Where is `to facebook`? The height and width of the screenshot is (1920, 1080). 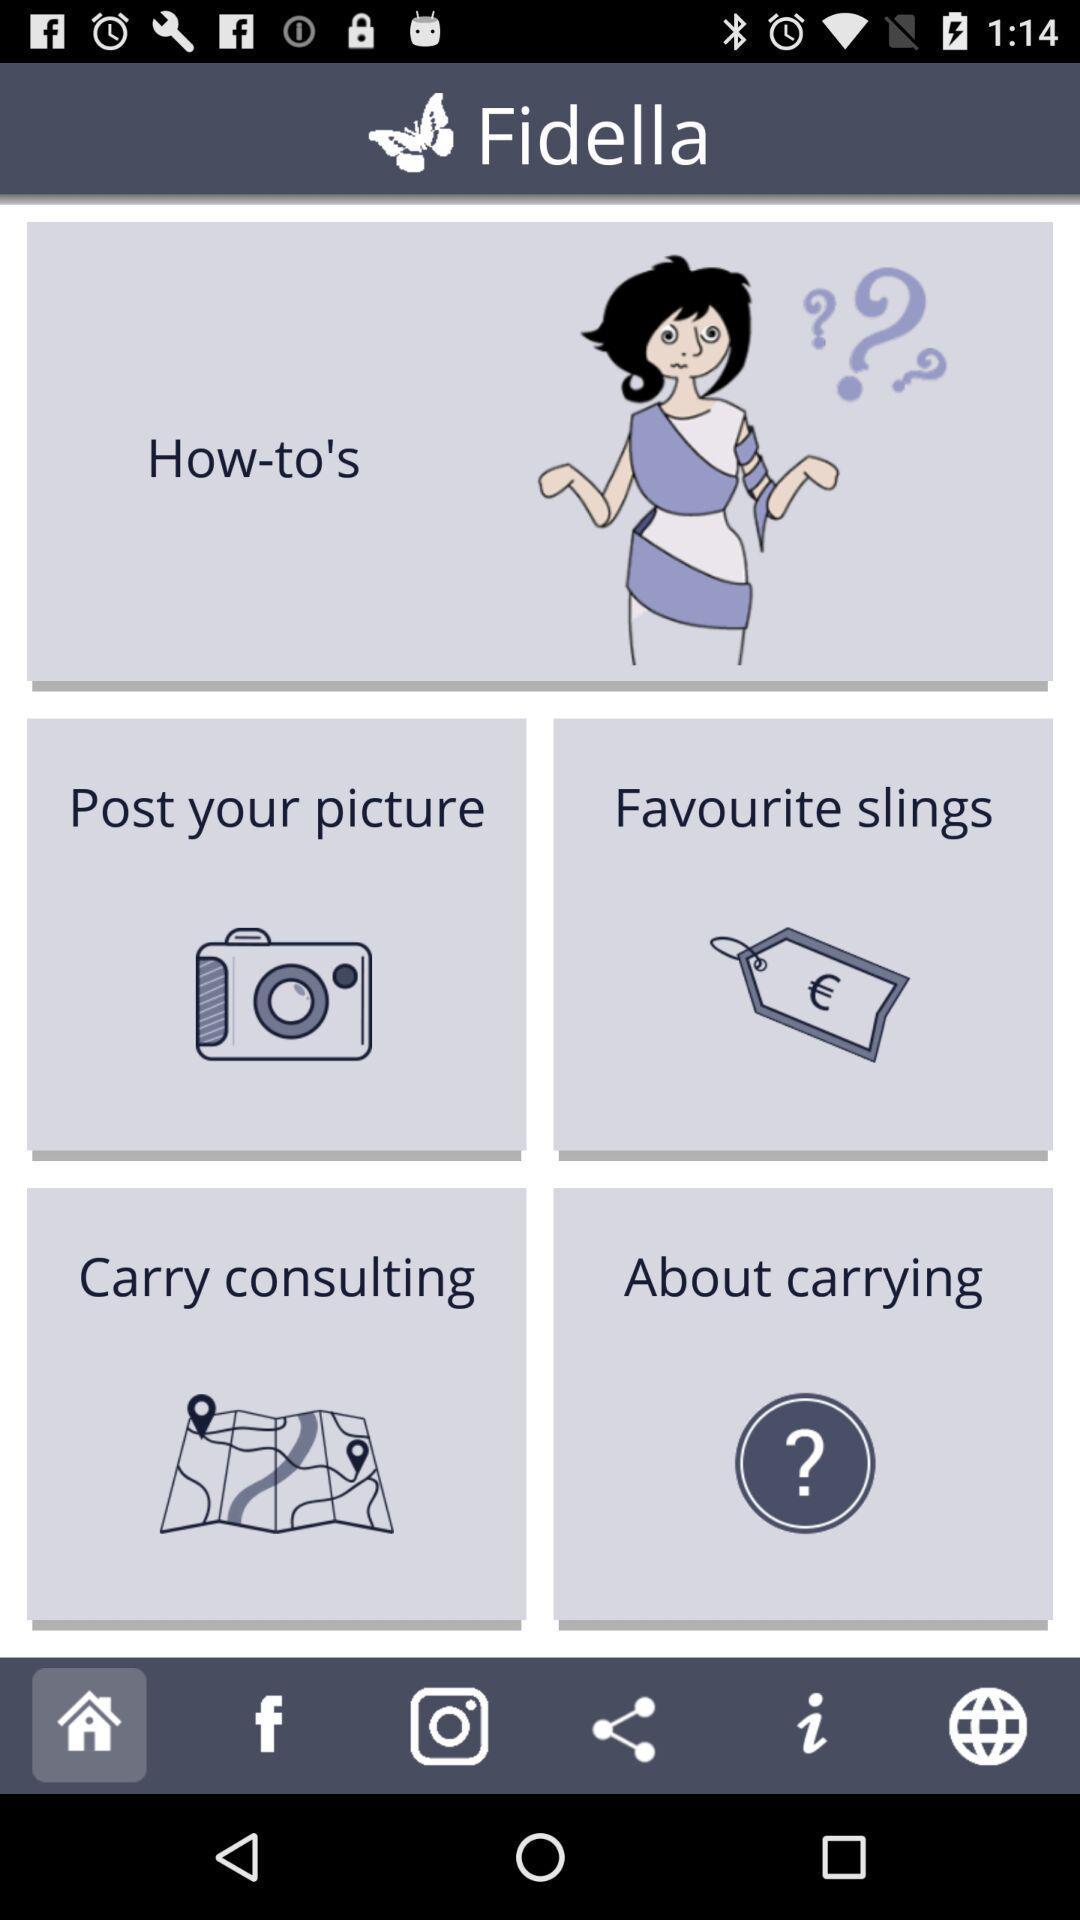 to facebook is located at coordinates (270, 1724).